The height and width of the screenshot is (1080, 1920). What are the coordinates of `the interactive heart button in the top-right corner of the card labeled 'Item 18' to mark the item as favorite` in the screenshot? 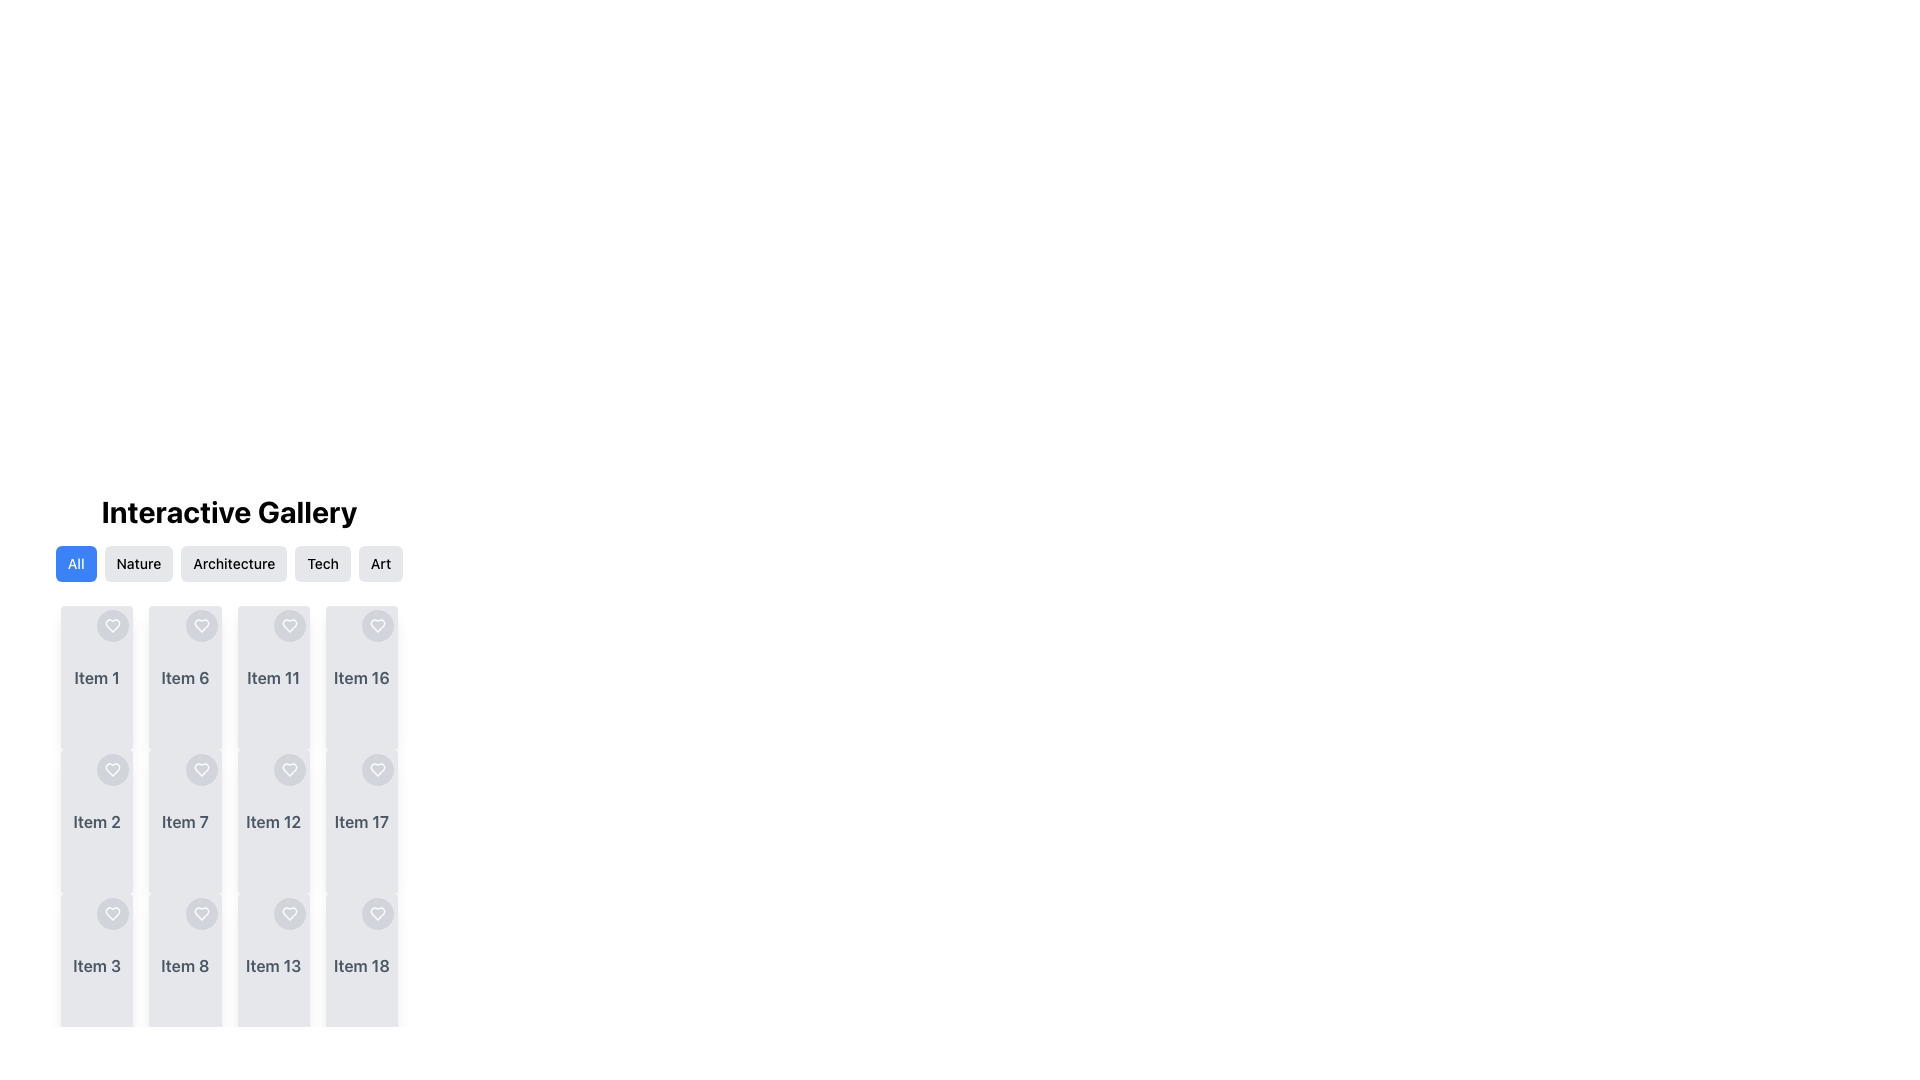 It's located at (378, 914).